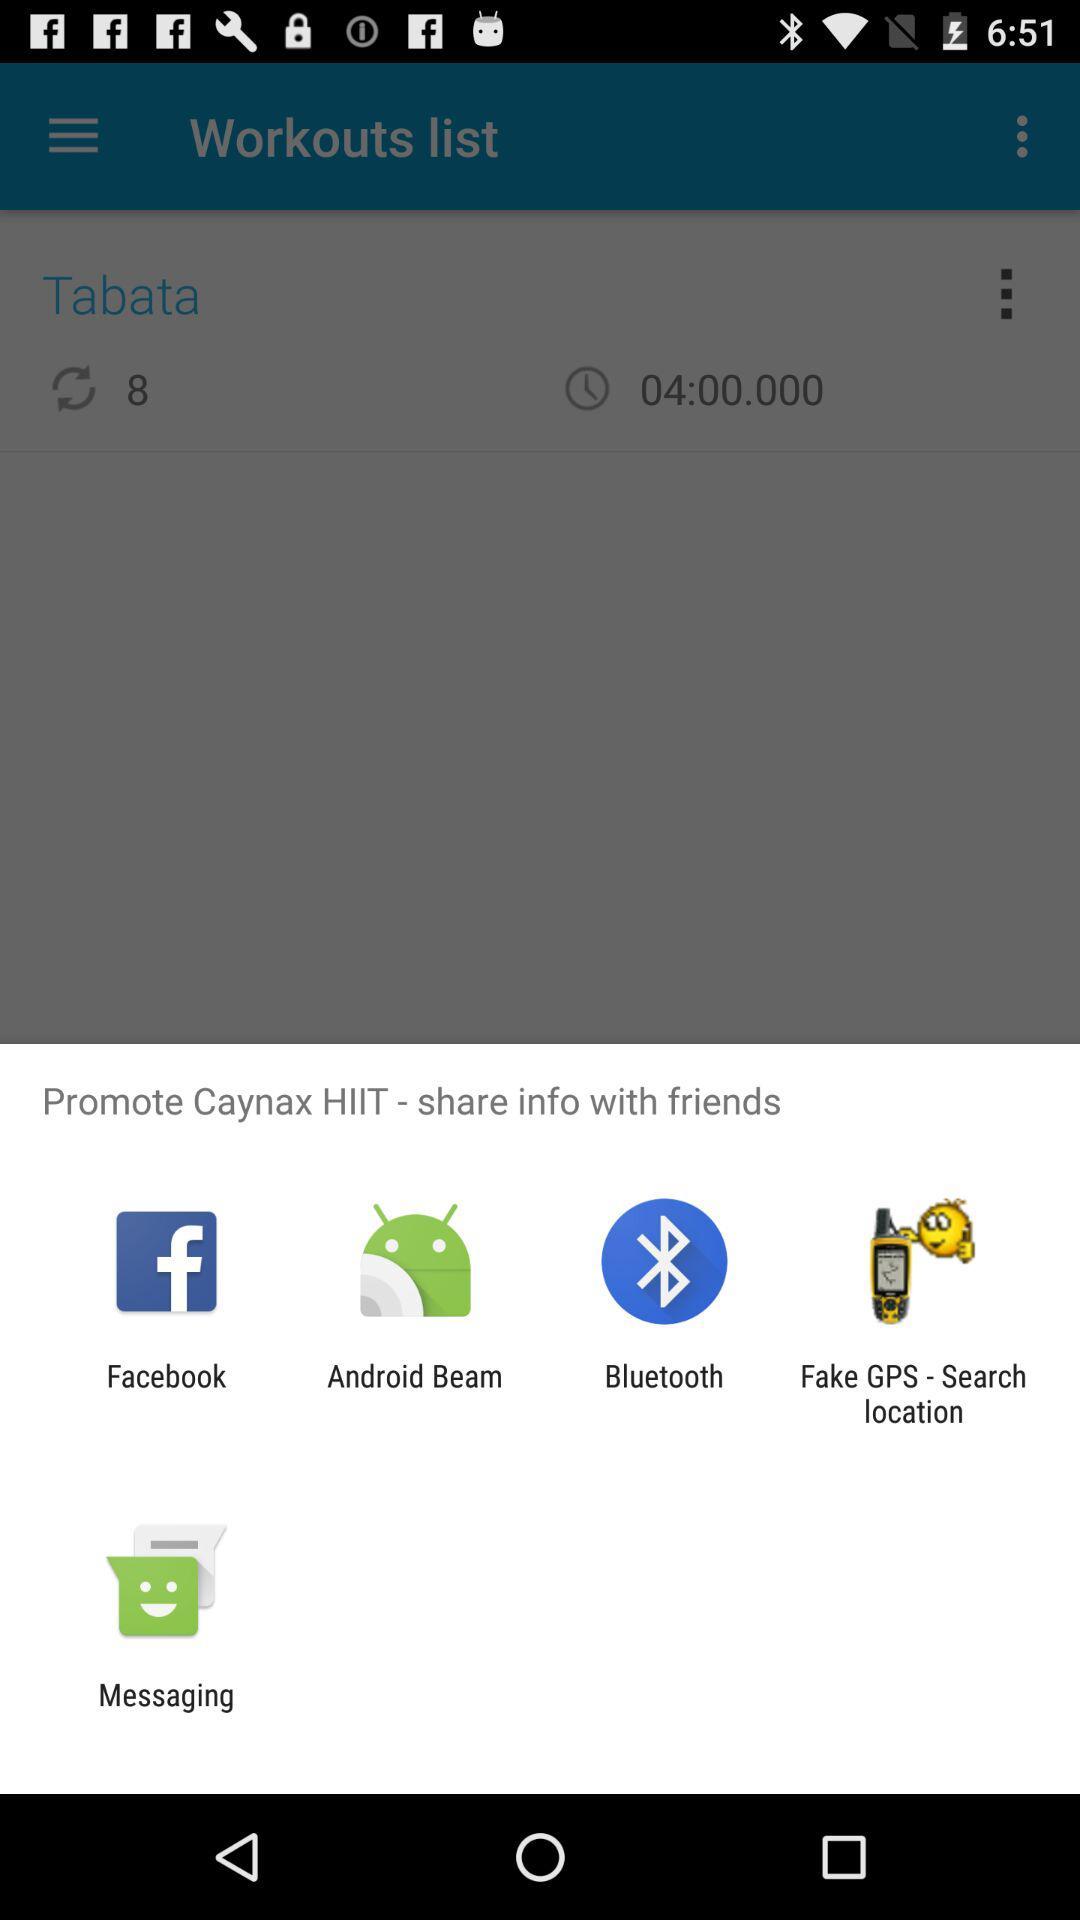 Image resolution: width=1080 pixels, height=1920 pixels. Describe the element at coordinates (165, 1711) in the screenshot. I see `messaging app` at that location.